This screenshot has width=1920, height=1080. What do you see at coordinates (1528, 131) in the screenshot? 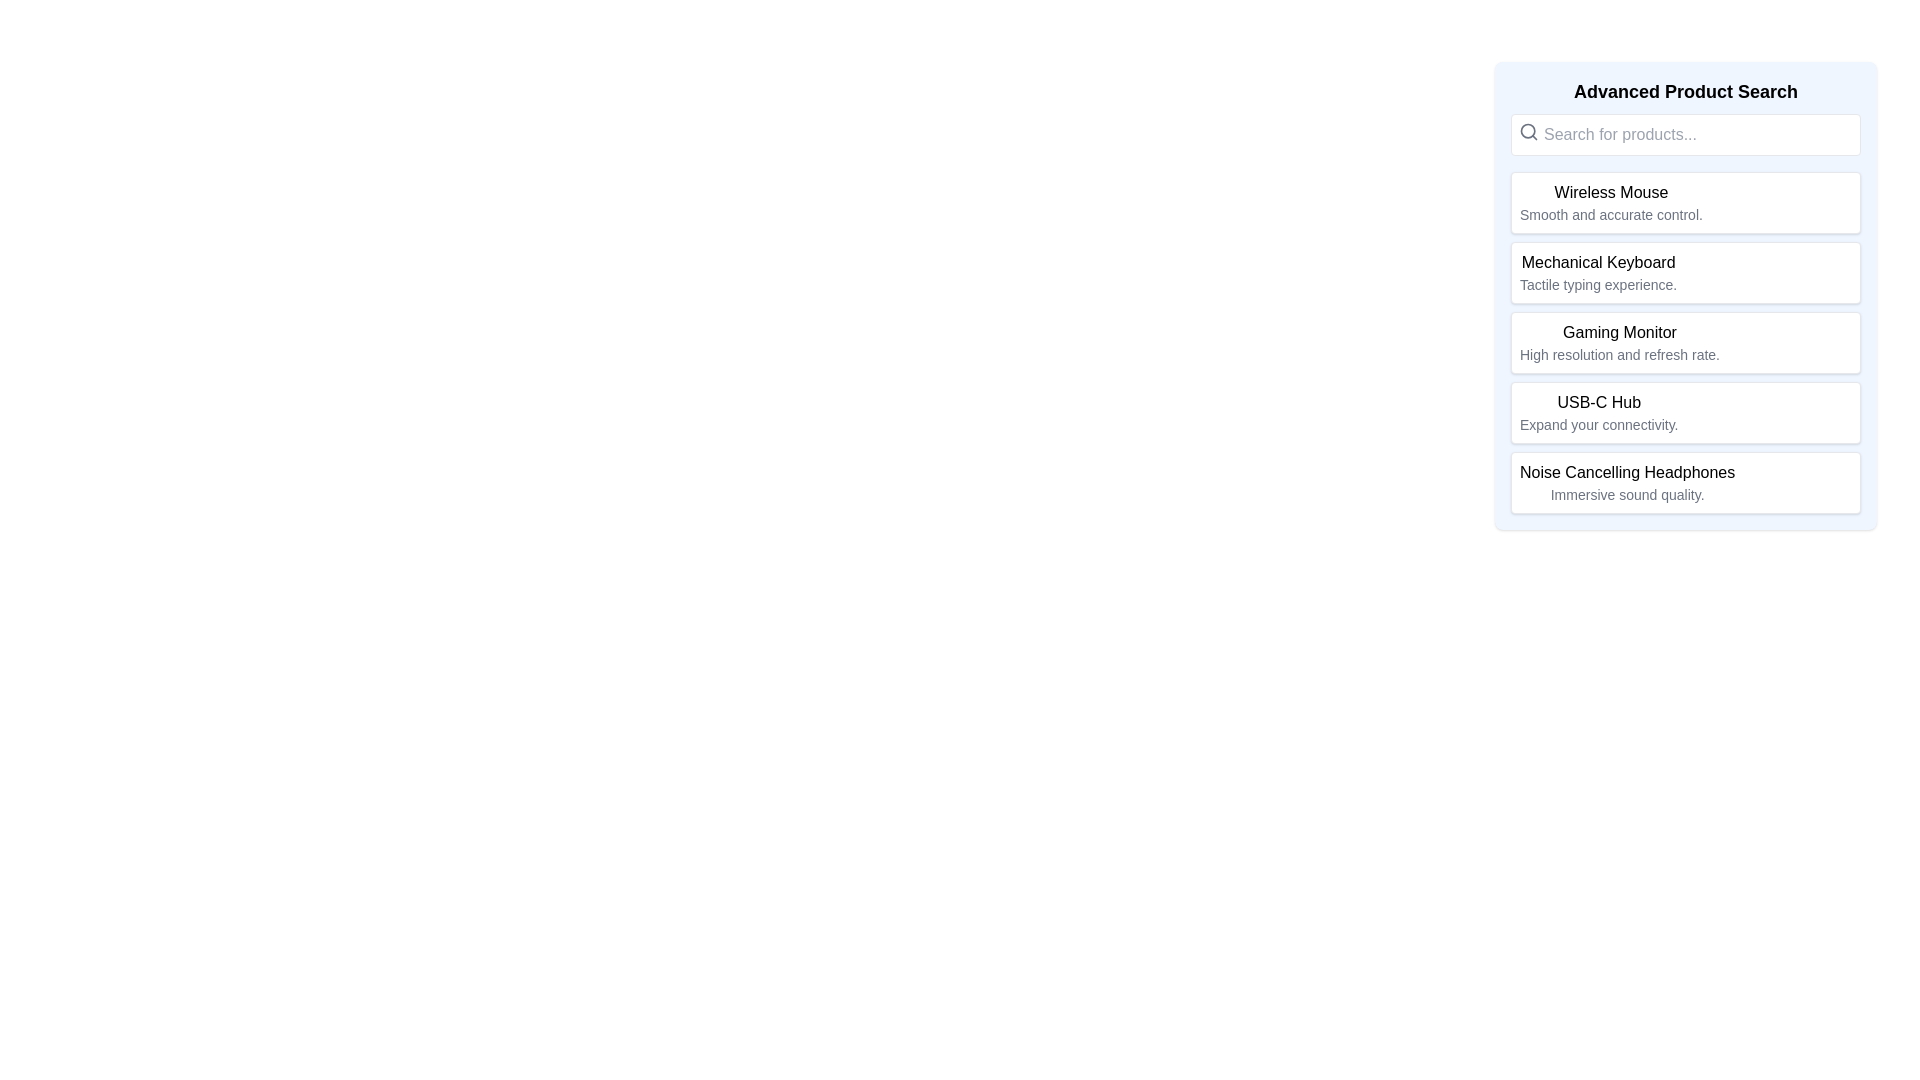
I see `the search icon located to the left of the search bar input field in the 'Advanced Product Search' section` at bounding box center [1528, 131].